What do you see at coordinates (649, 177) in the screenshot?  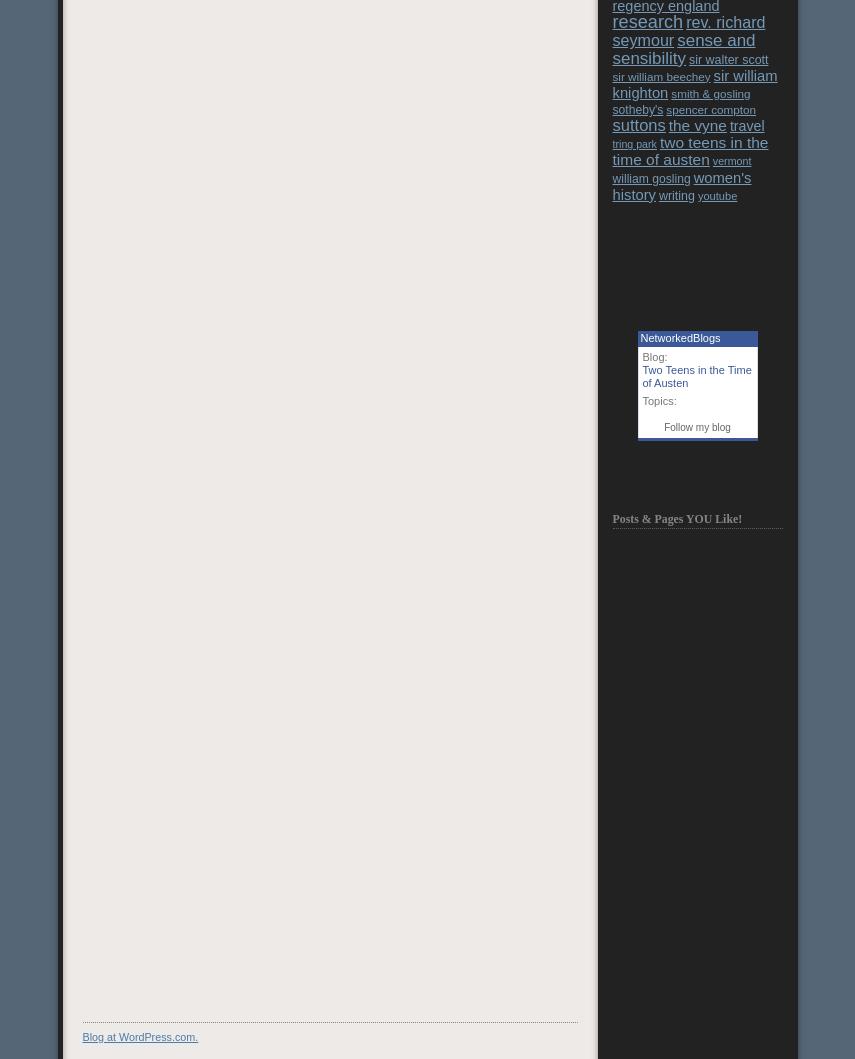 I see `'william gosling'` at bounding box center [649, 177].